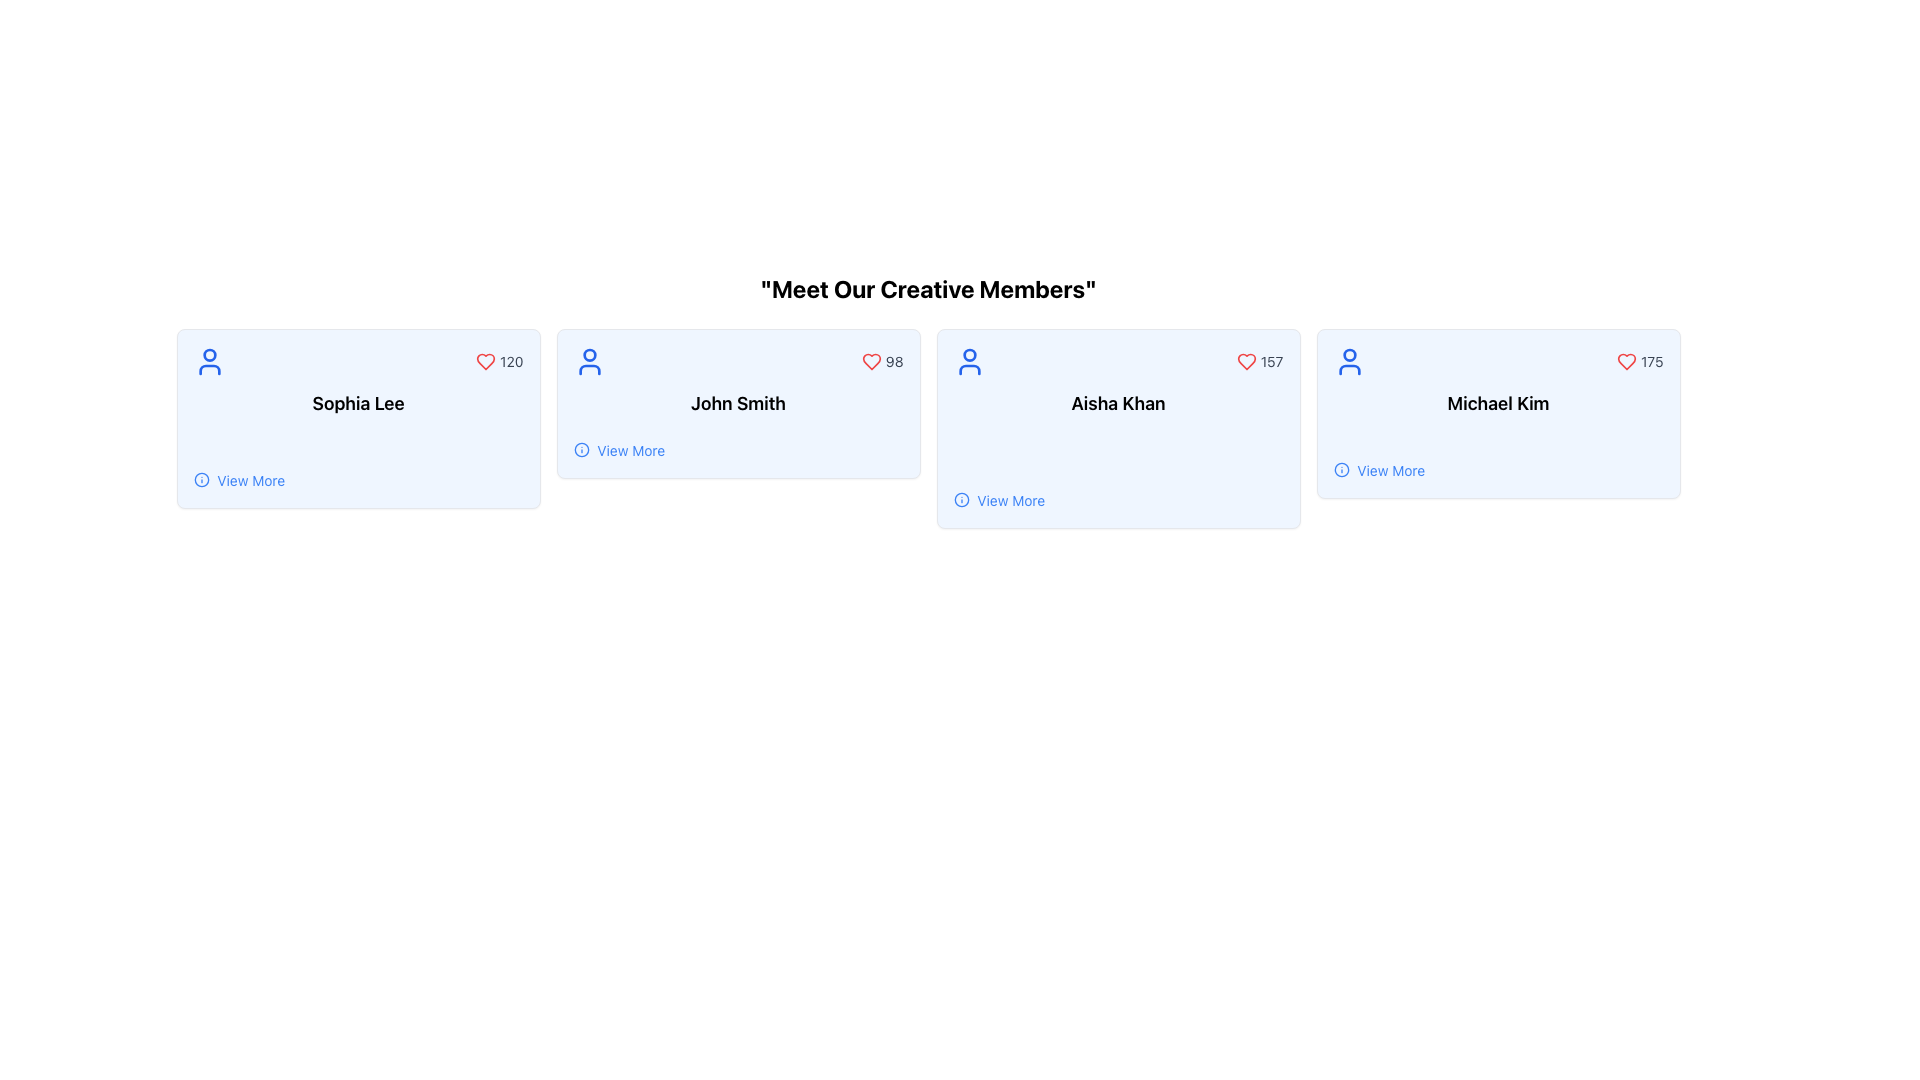 The height and width of the screenshot is (1080, 1920). What do you see at coordinates (201, 479) in the screenshot?
I see `the circular information icon with a blue outline, located to the left of the 'View More' text for accessibility navigation` at bounding box center [201, 479].